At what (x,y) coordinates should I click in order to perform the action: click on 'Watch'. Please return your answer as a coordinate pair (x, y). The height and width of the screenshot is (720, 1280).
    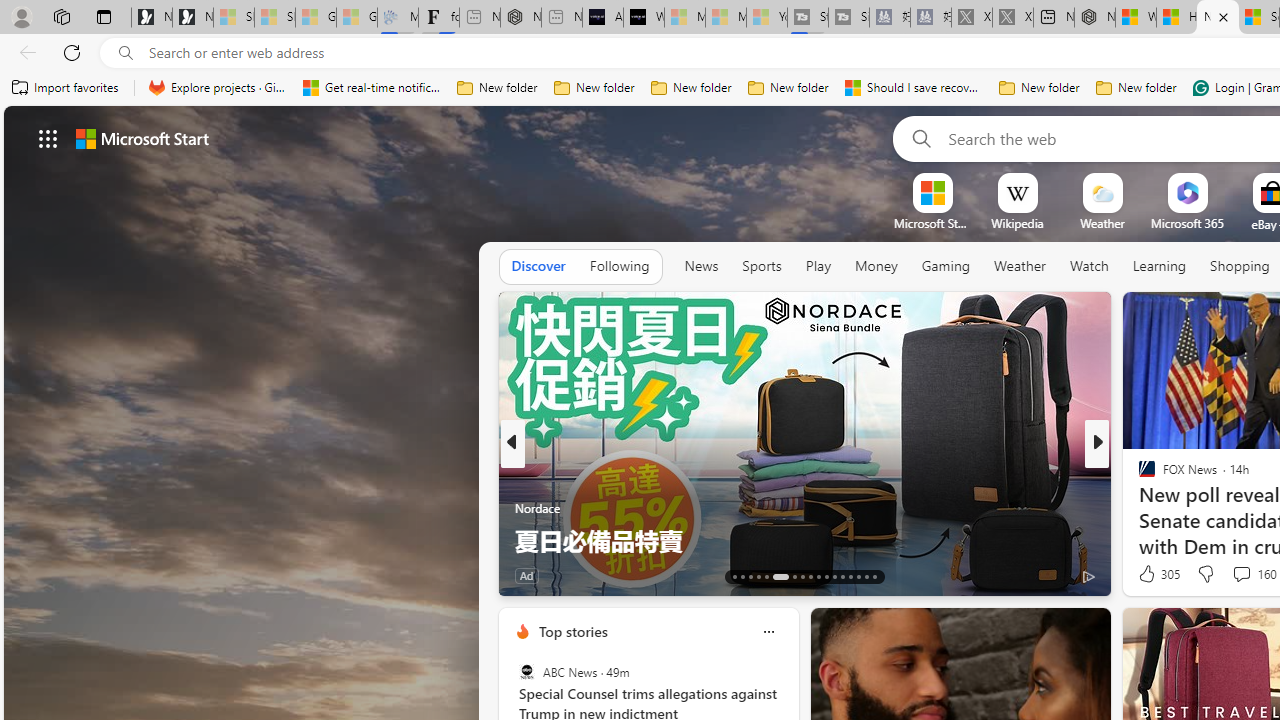
    Looking at the image, I should click on (1088, 265).